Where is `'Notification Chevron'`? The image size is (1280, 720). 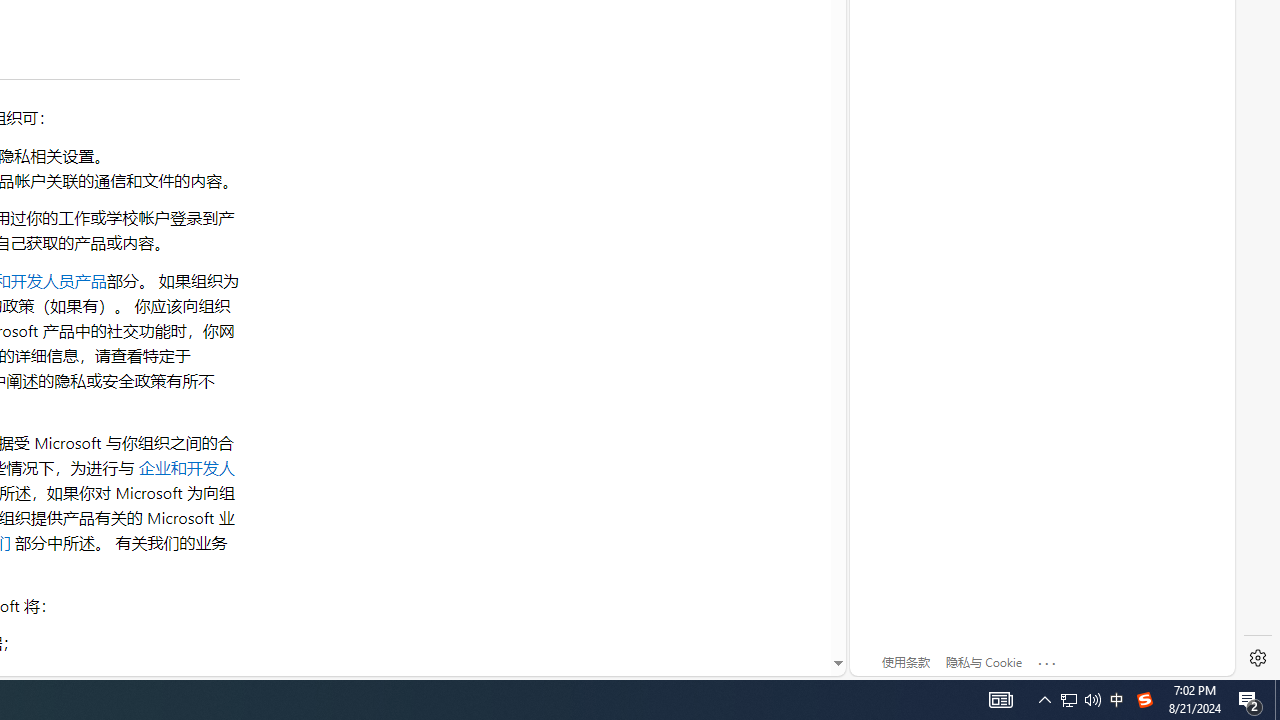
'Notification Chevron' is located at coordinates (1044, 698).